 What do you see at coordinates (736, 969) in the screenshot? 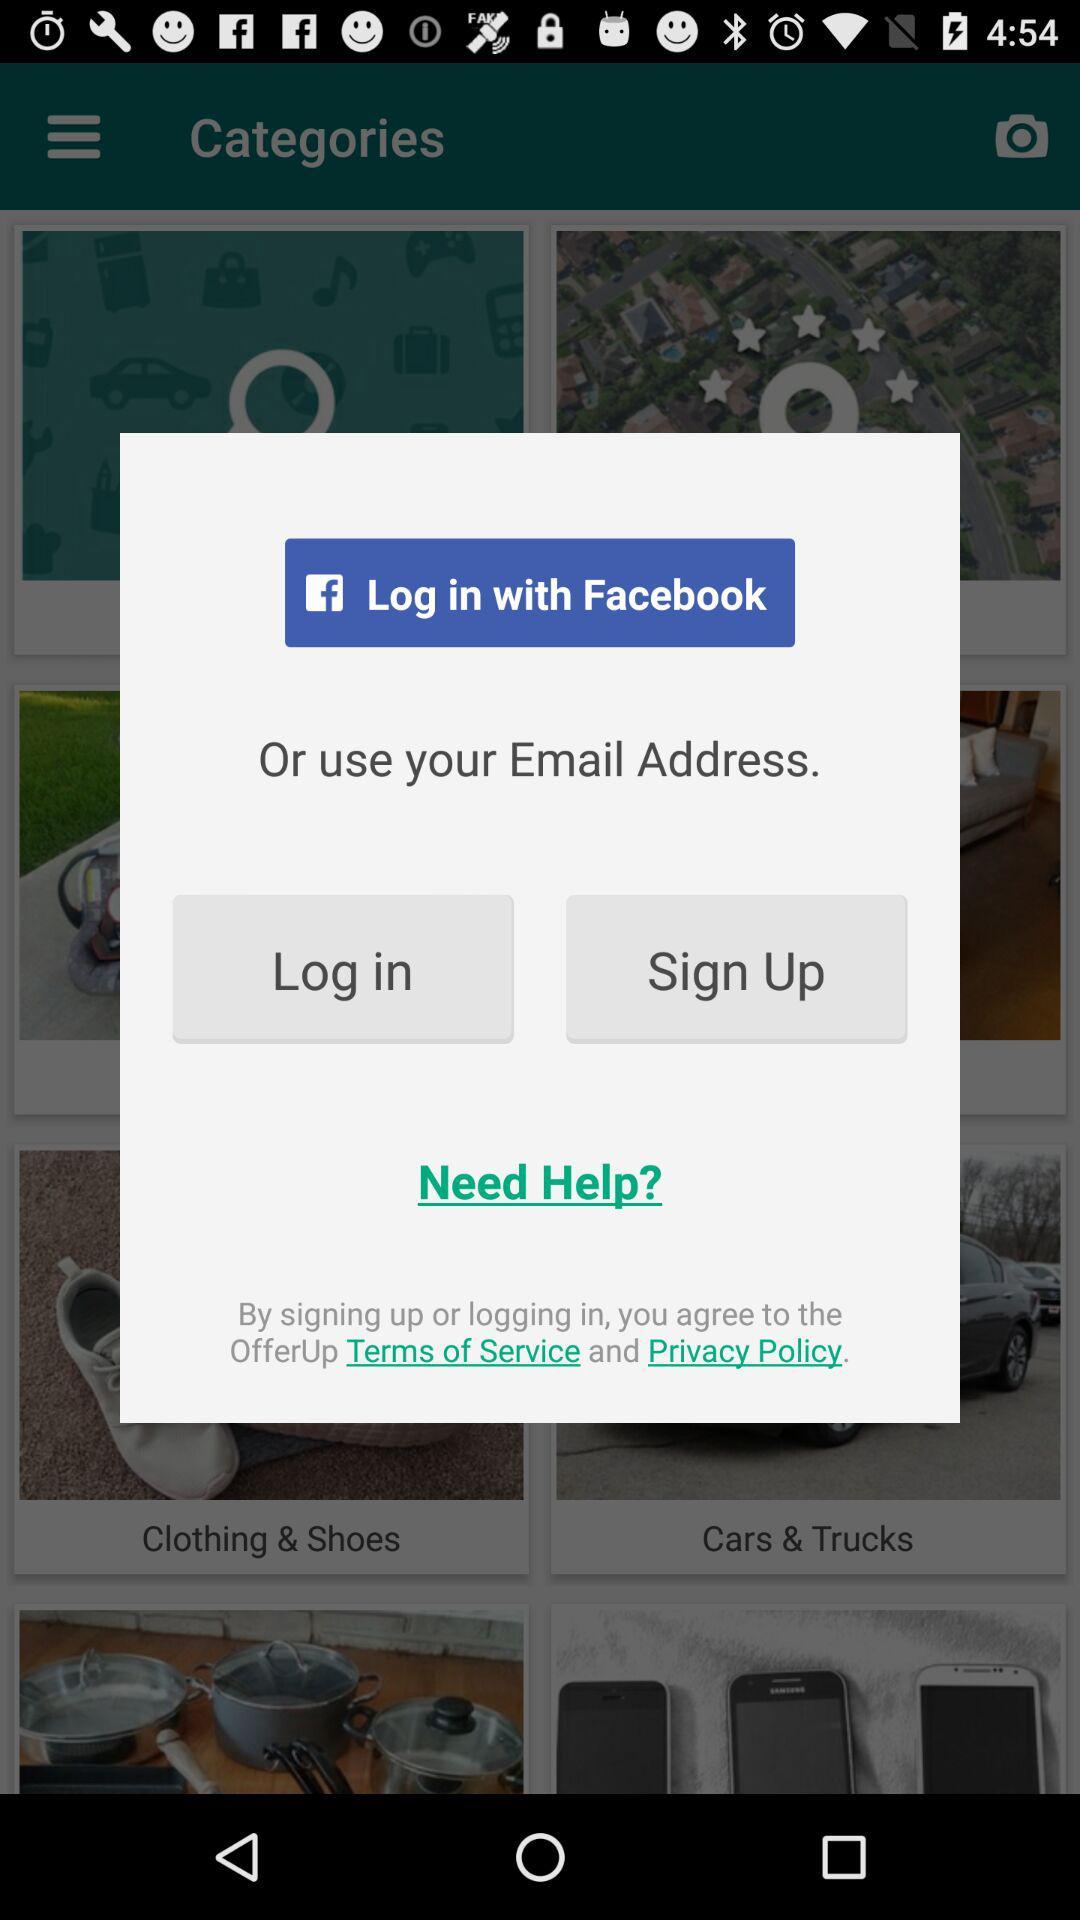
I see `icon above need help? icon` at bounding box center [736, 969].